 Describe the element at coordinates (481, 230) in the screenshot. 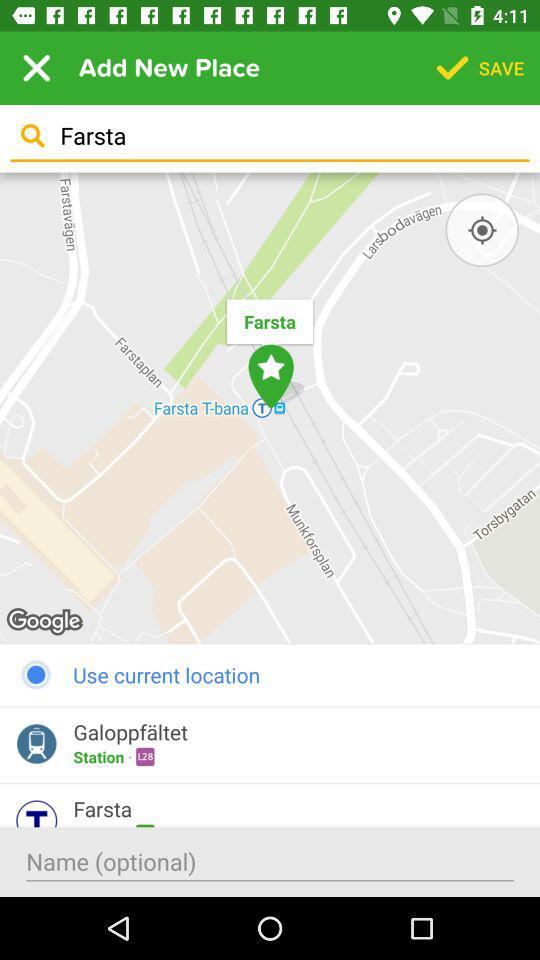

I see `current location` at that location.